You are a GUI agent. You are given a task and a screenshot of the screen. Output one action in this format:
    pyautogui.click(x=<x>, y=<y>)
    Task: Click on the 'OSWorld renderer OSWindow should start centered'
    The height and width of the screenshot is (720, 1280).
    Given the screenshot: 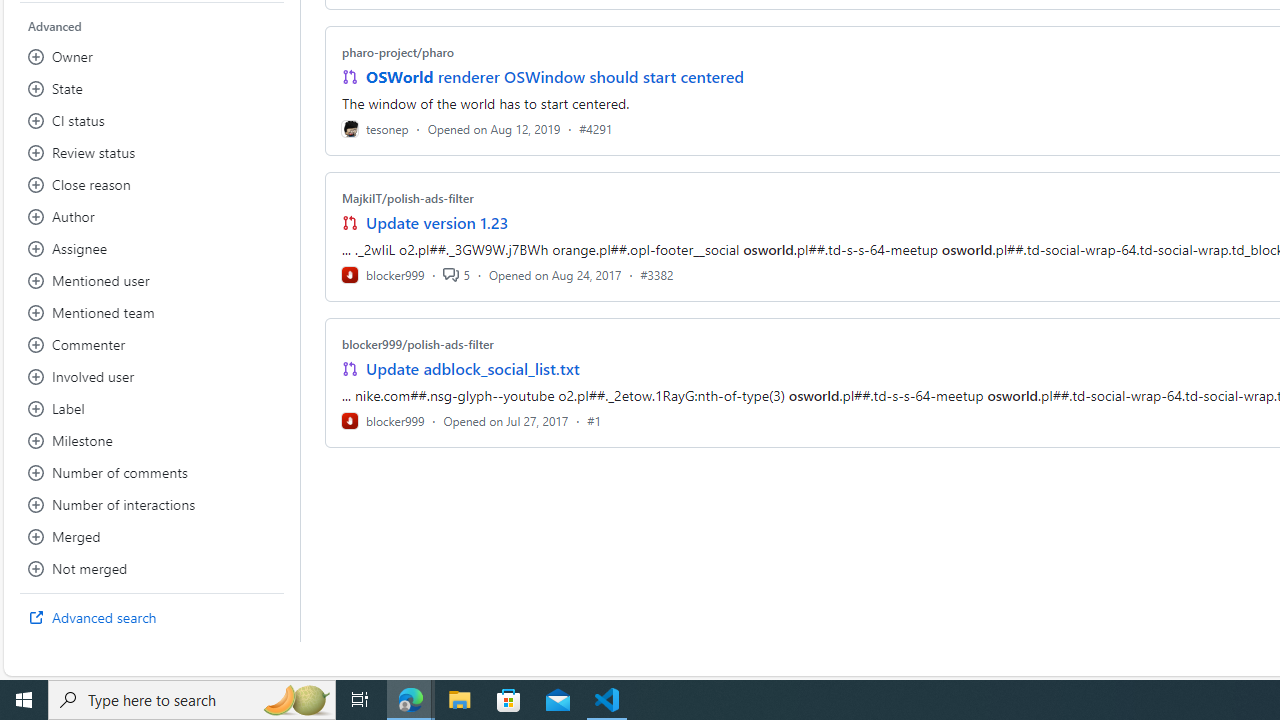 What is the action you would take?
    pyautogui.click(x=554, y=76)
    